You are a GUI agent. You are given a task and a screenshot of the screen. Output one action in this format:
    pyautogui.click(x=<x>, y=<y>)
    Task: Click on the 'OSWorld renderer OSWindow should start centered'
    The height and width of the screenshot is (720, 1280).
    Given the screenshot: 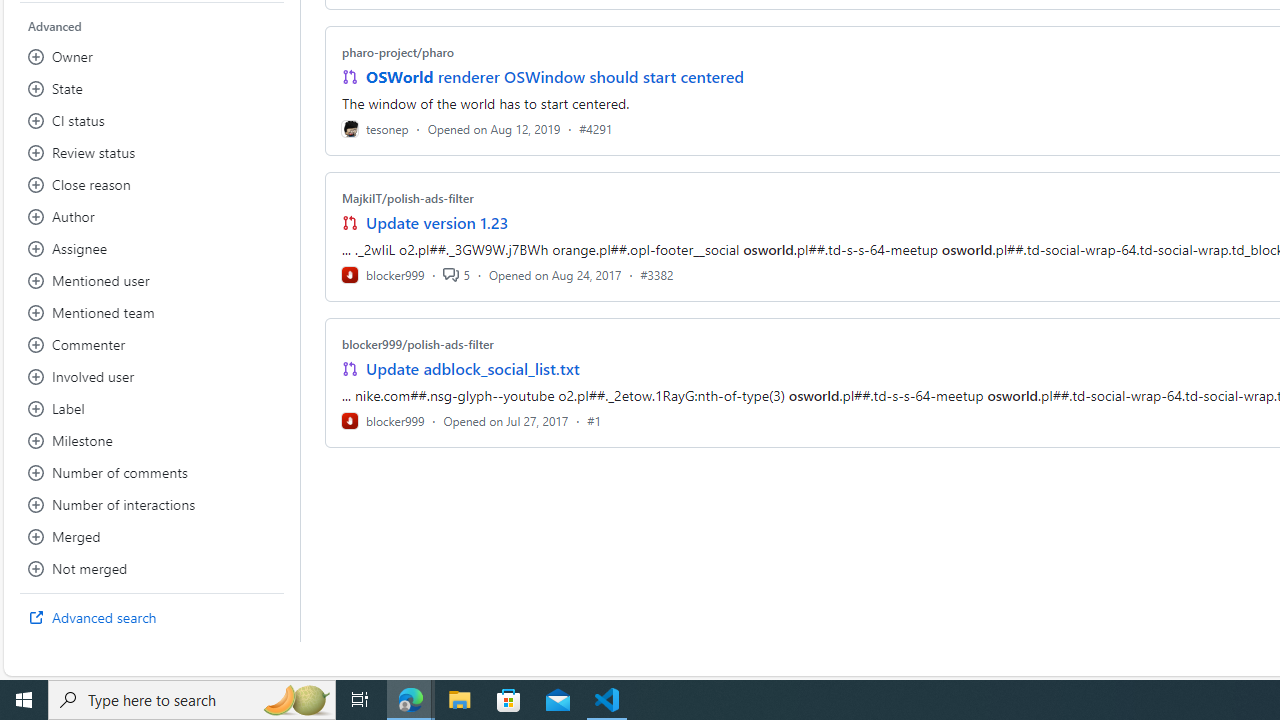 What is the action you would take?
    pyautogui.click(x=554, y=76)
    